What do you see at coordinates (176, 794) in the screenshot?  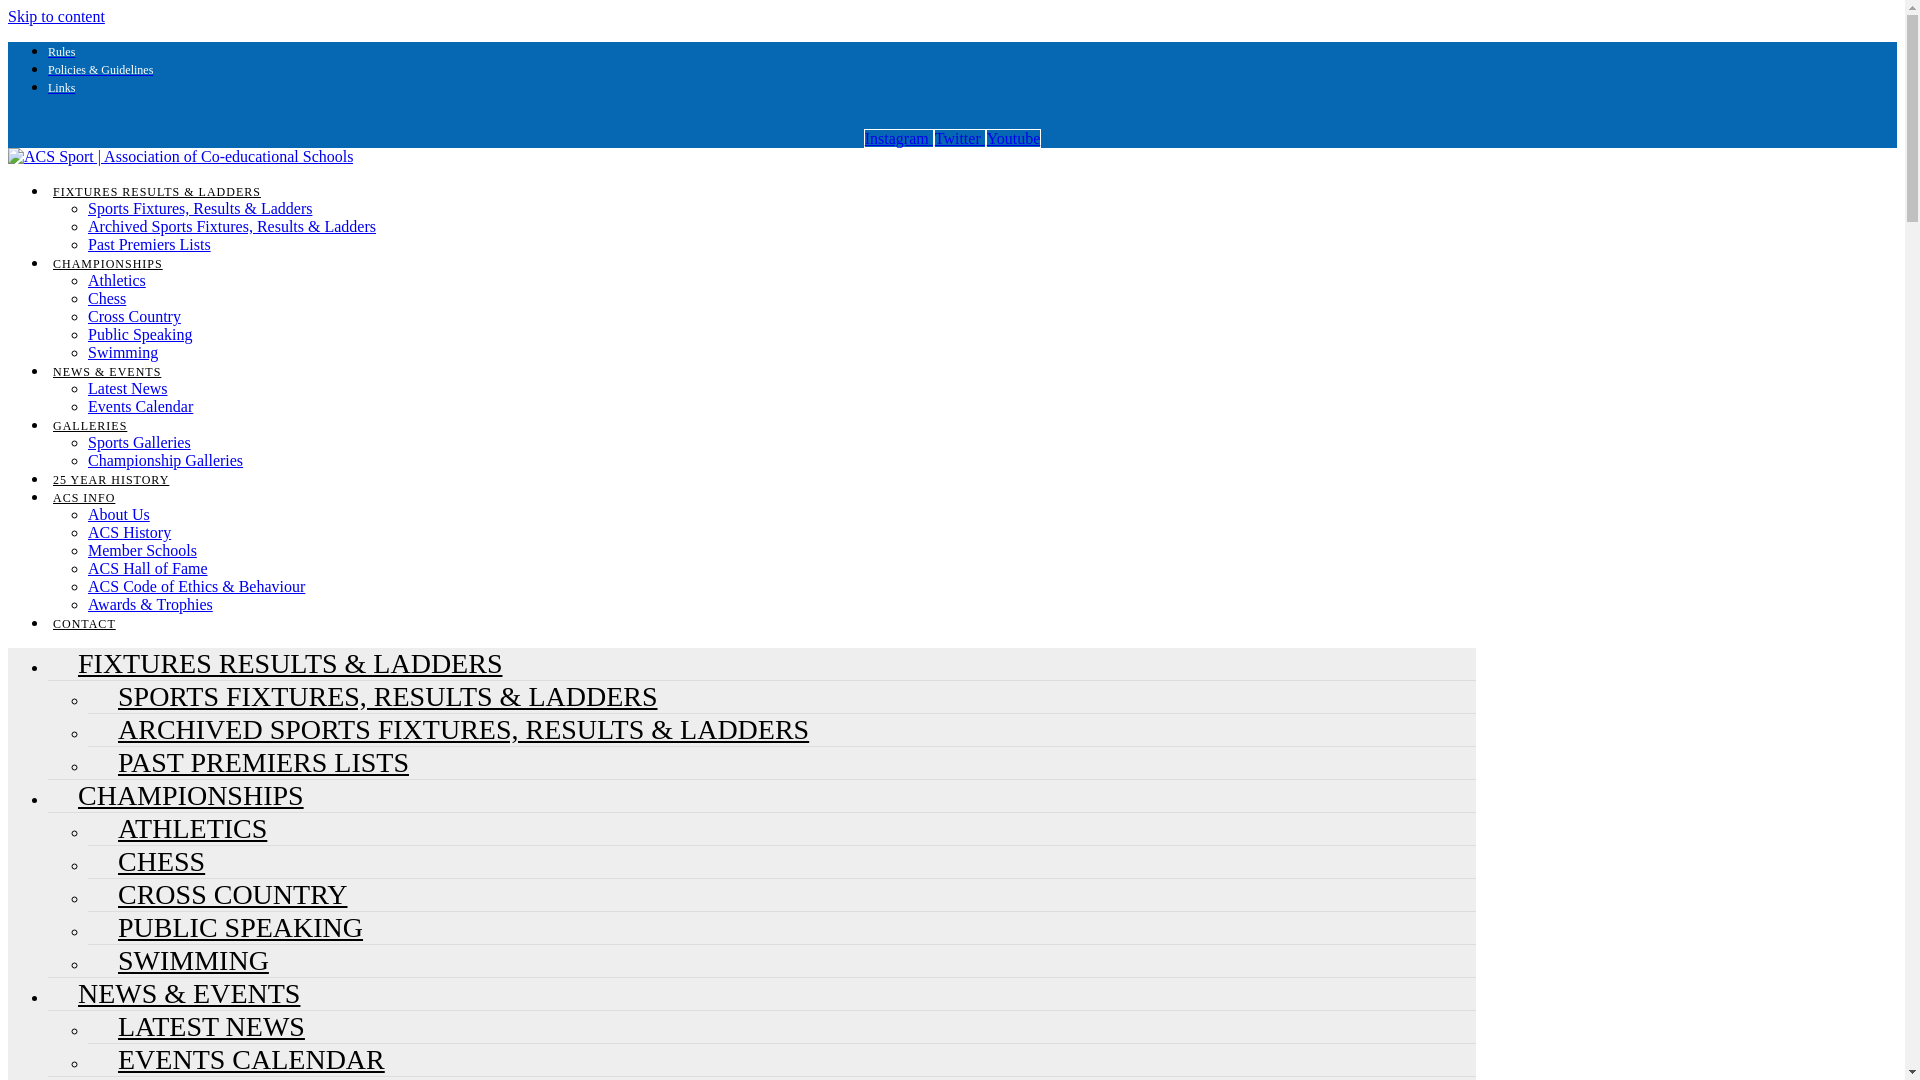 I see `'CHAMPIONSHIPS'` at bounding box center [176, 794].